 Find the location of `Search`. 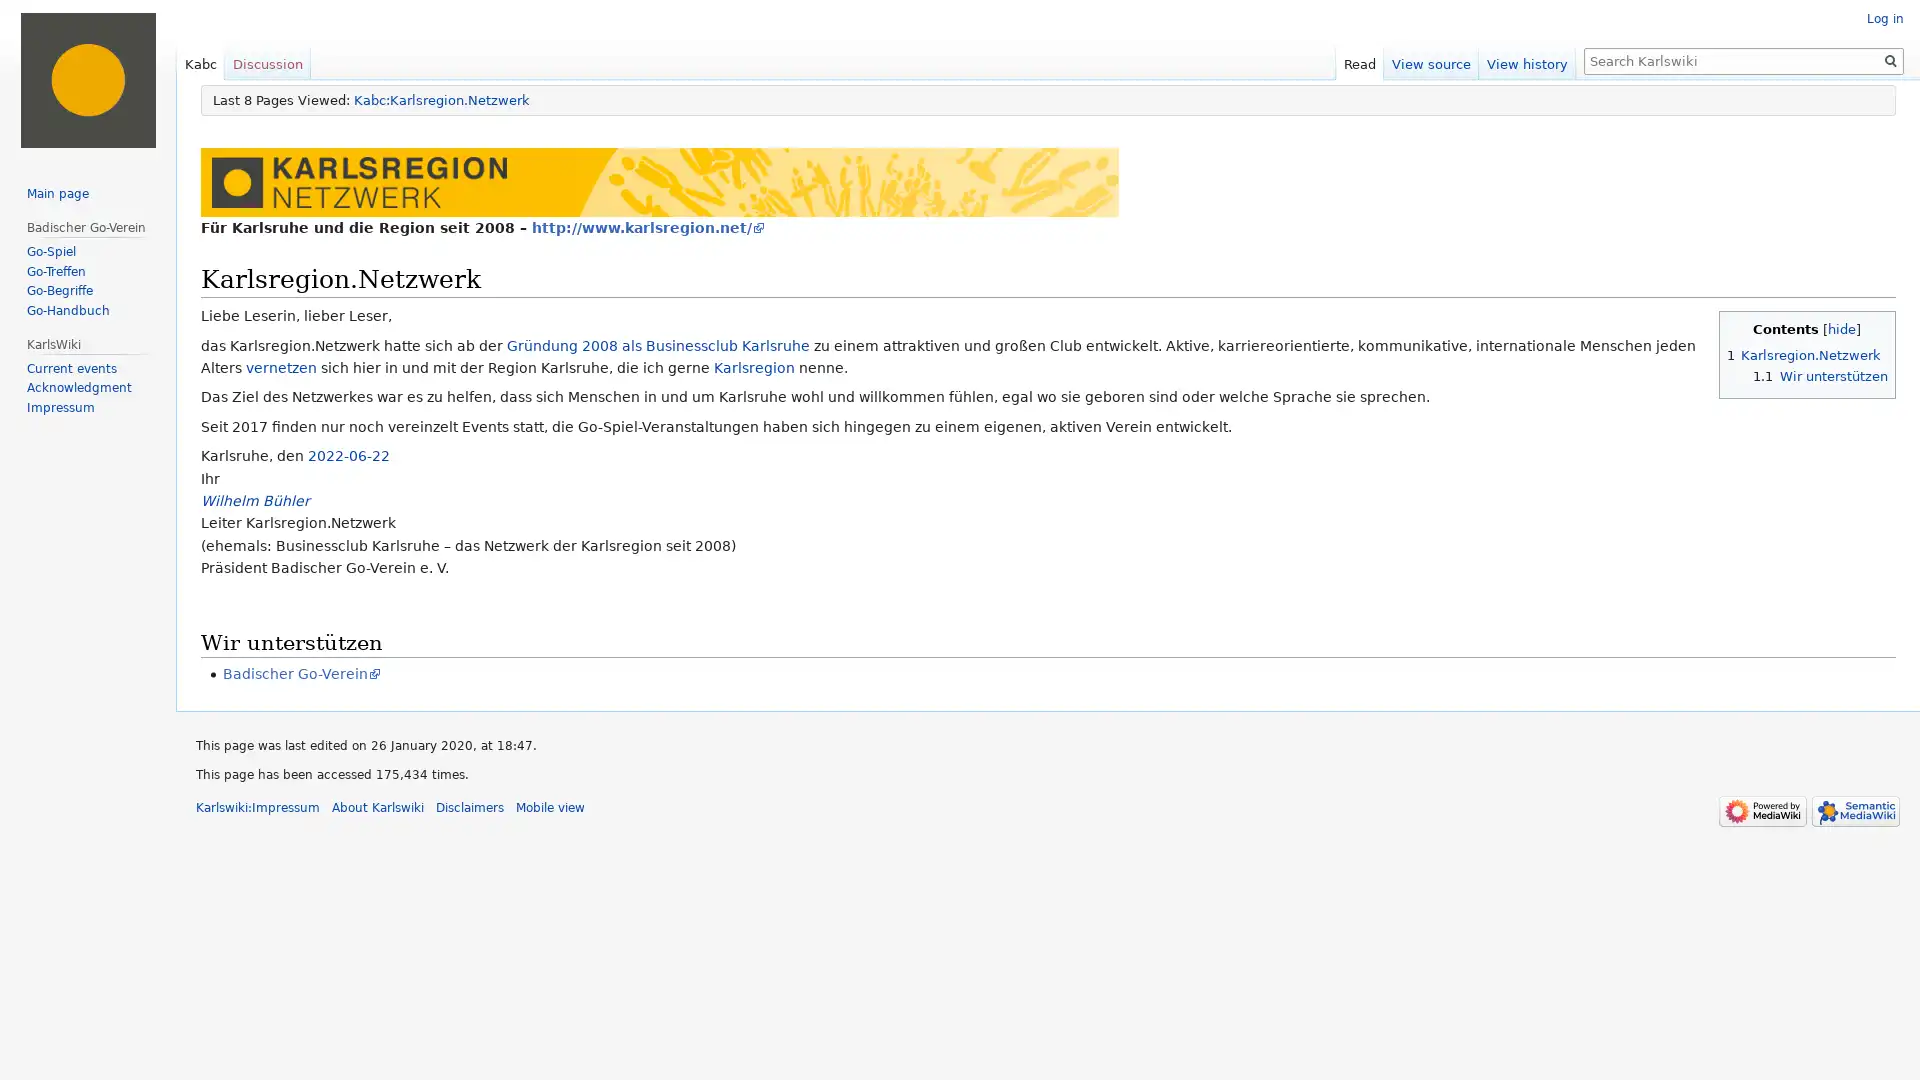

Search is located at coordinates (1890, 60).